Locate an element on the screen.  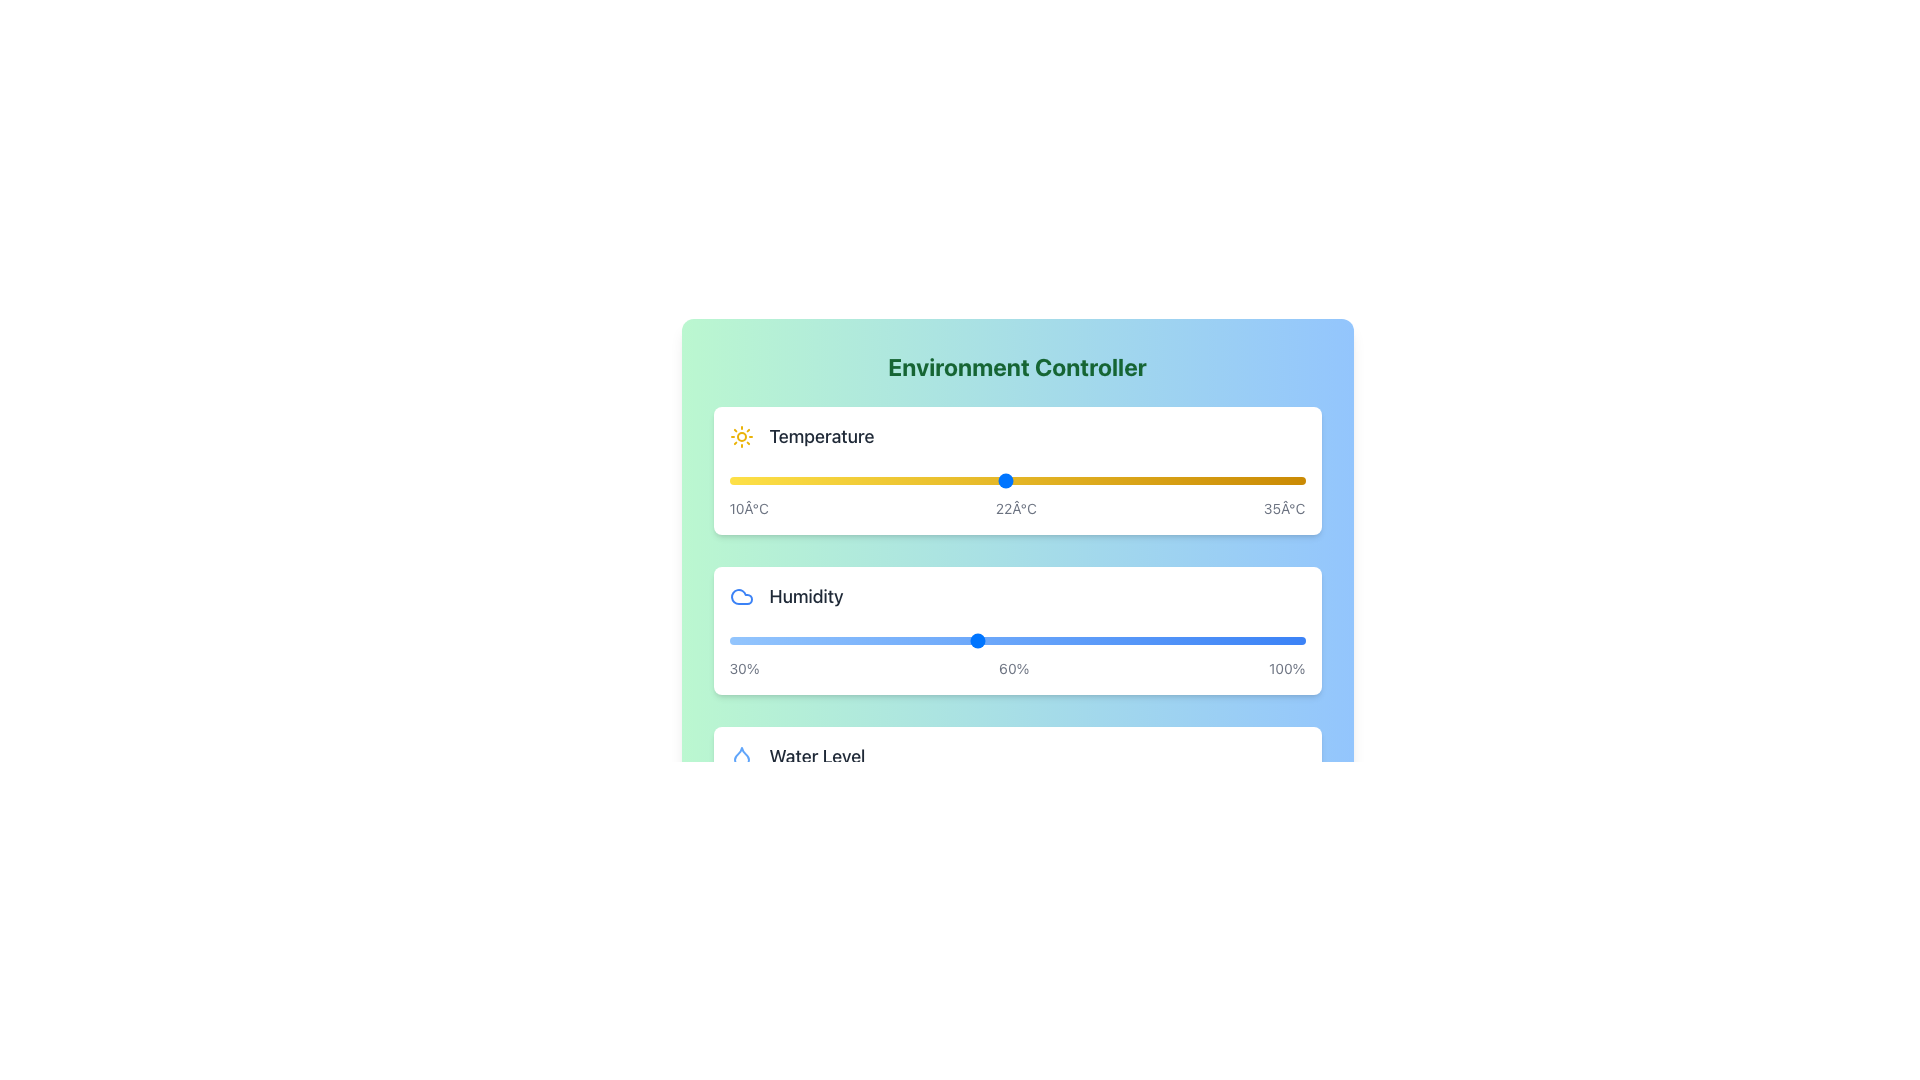
the temperature is located at coordinates (728, 481).